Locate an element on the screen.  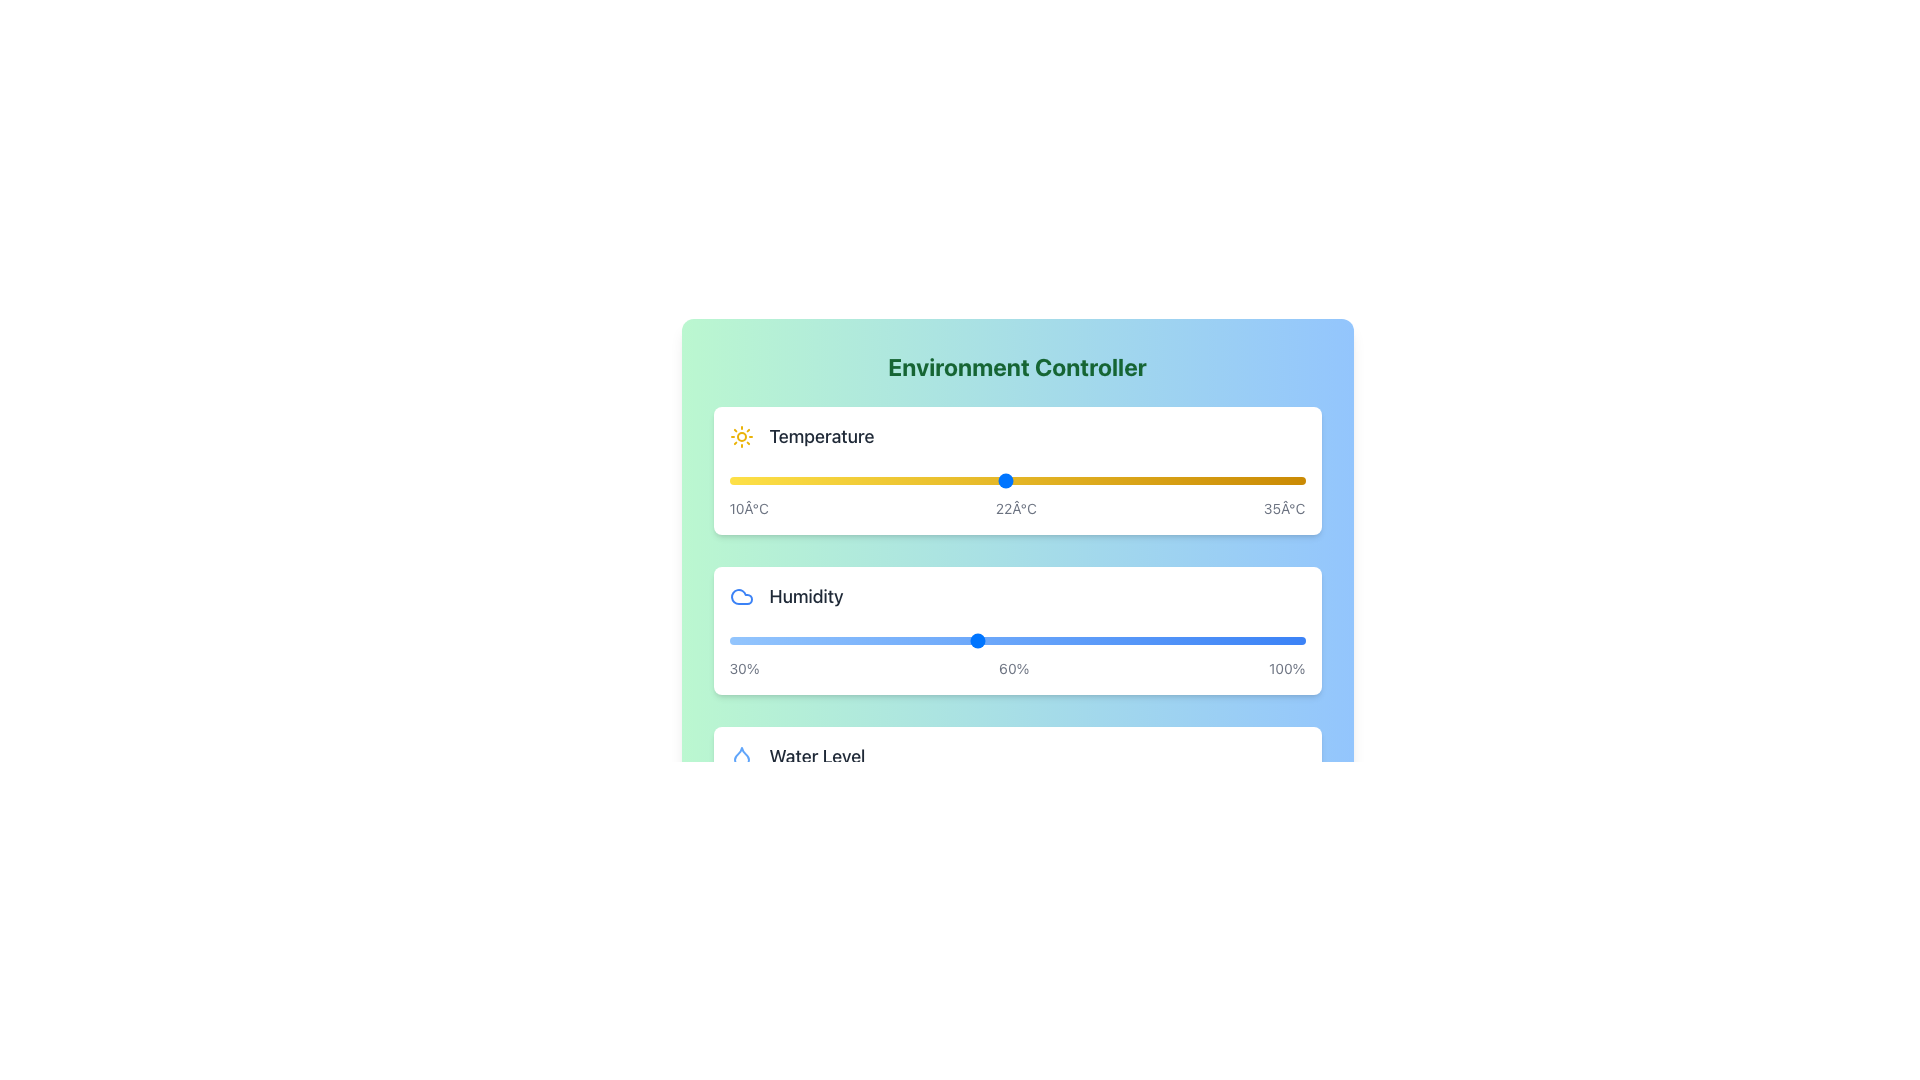
the temperature is located at coordinates (728, 481).